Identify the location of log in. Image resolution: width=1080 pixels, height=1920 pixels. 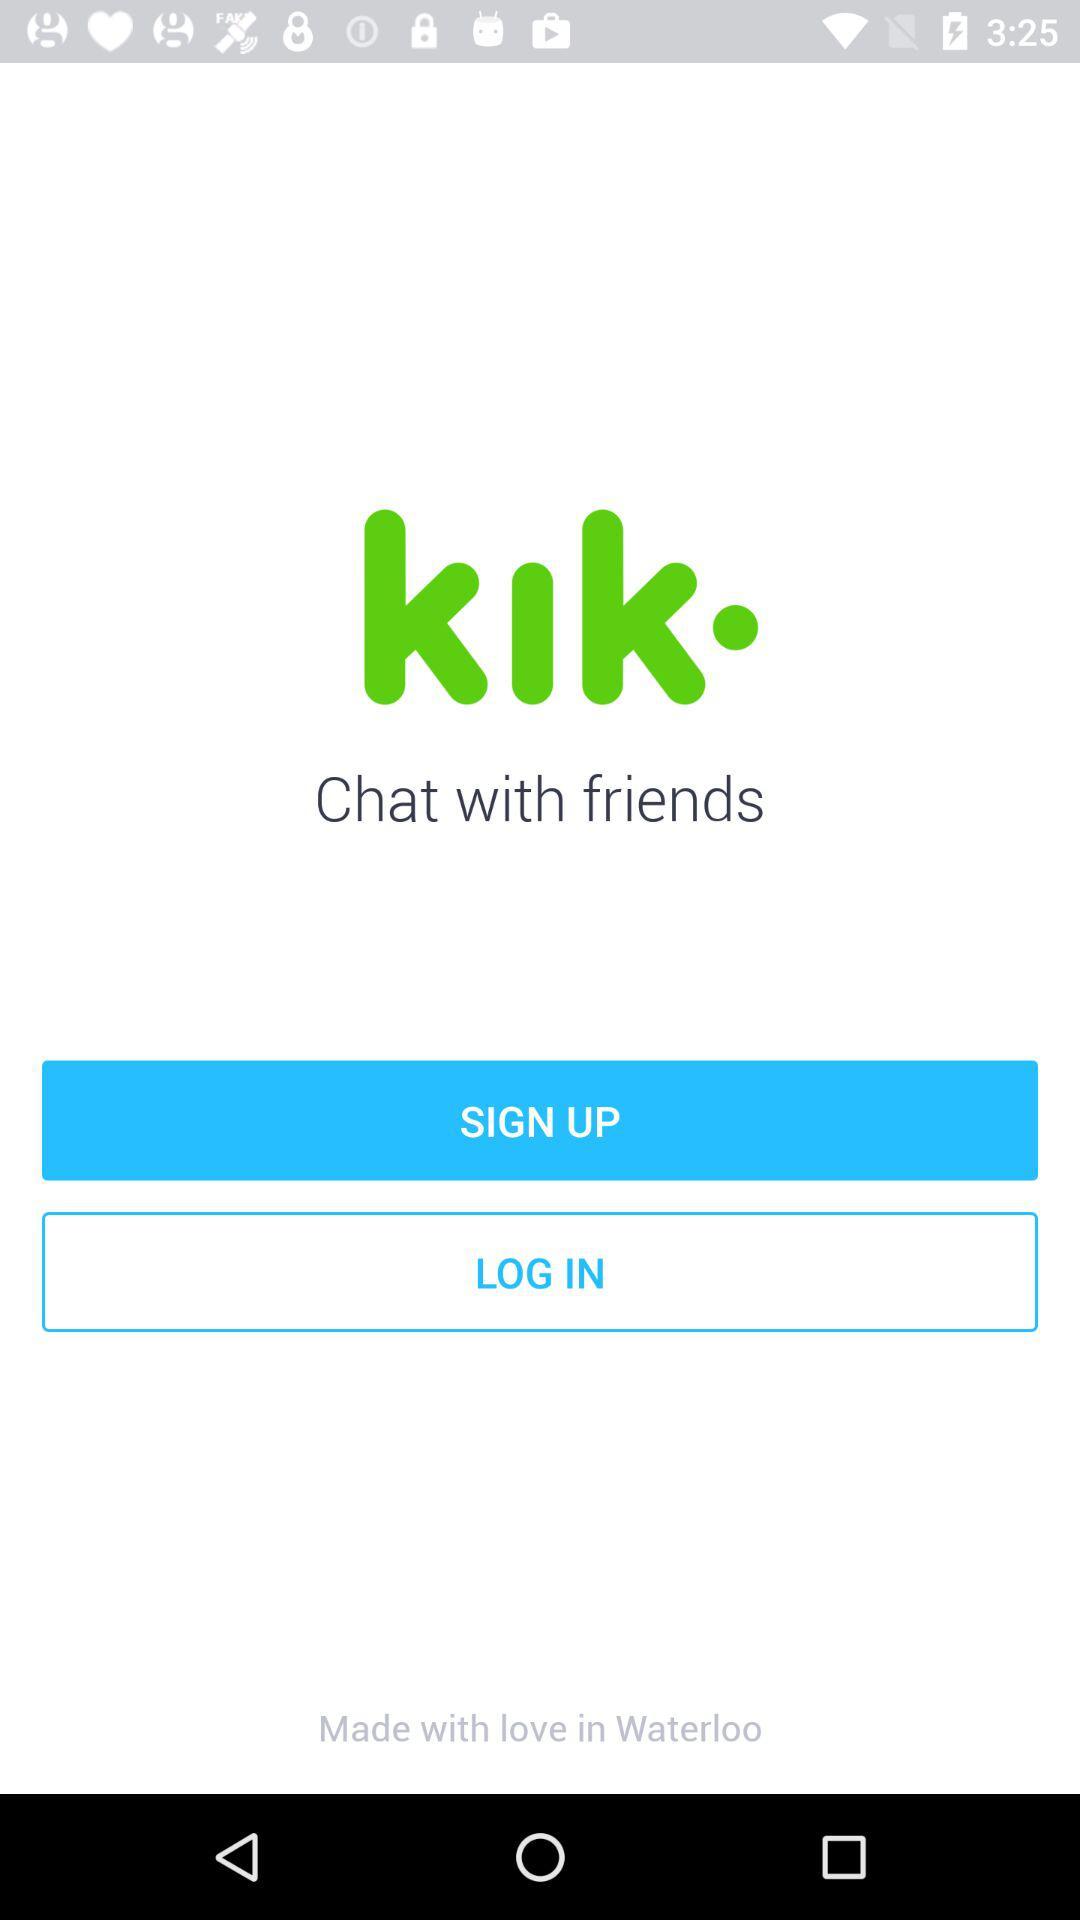
(540, 1271).